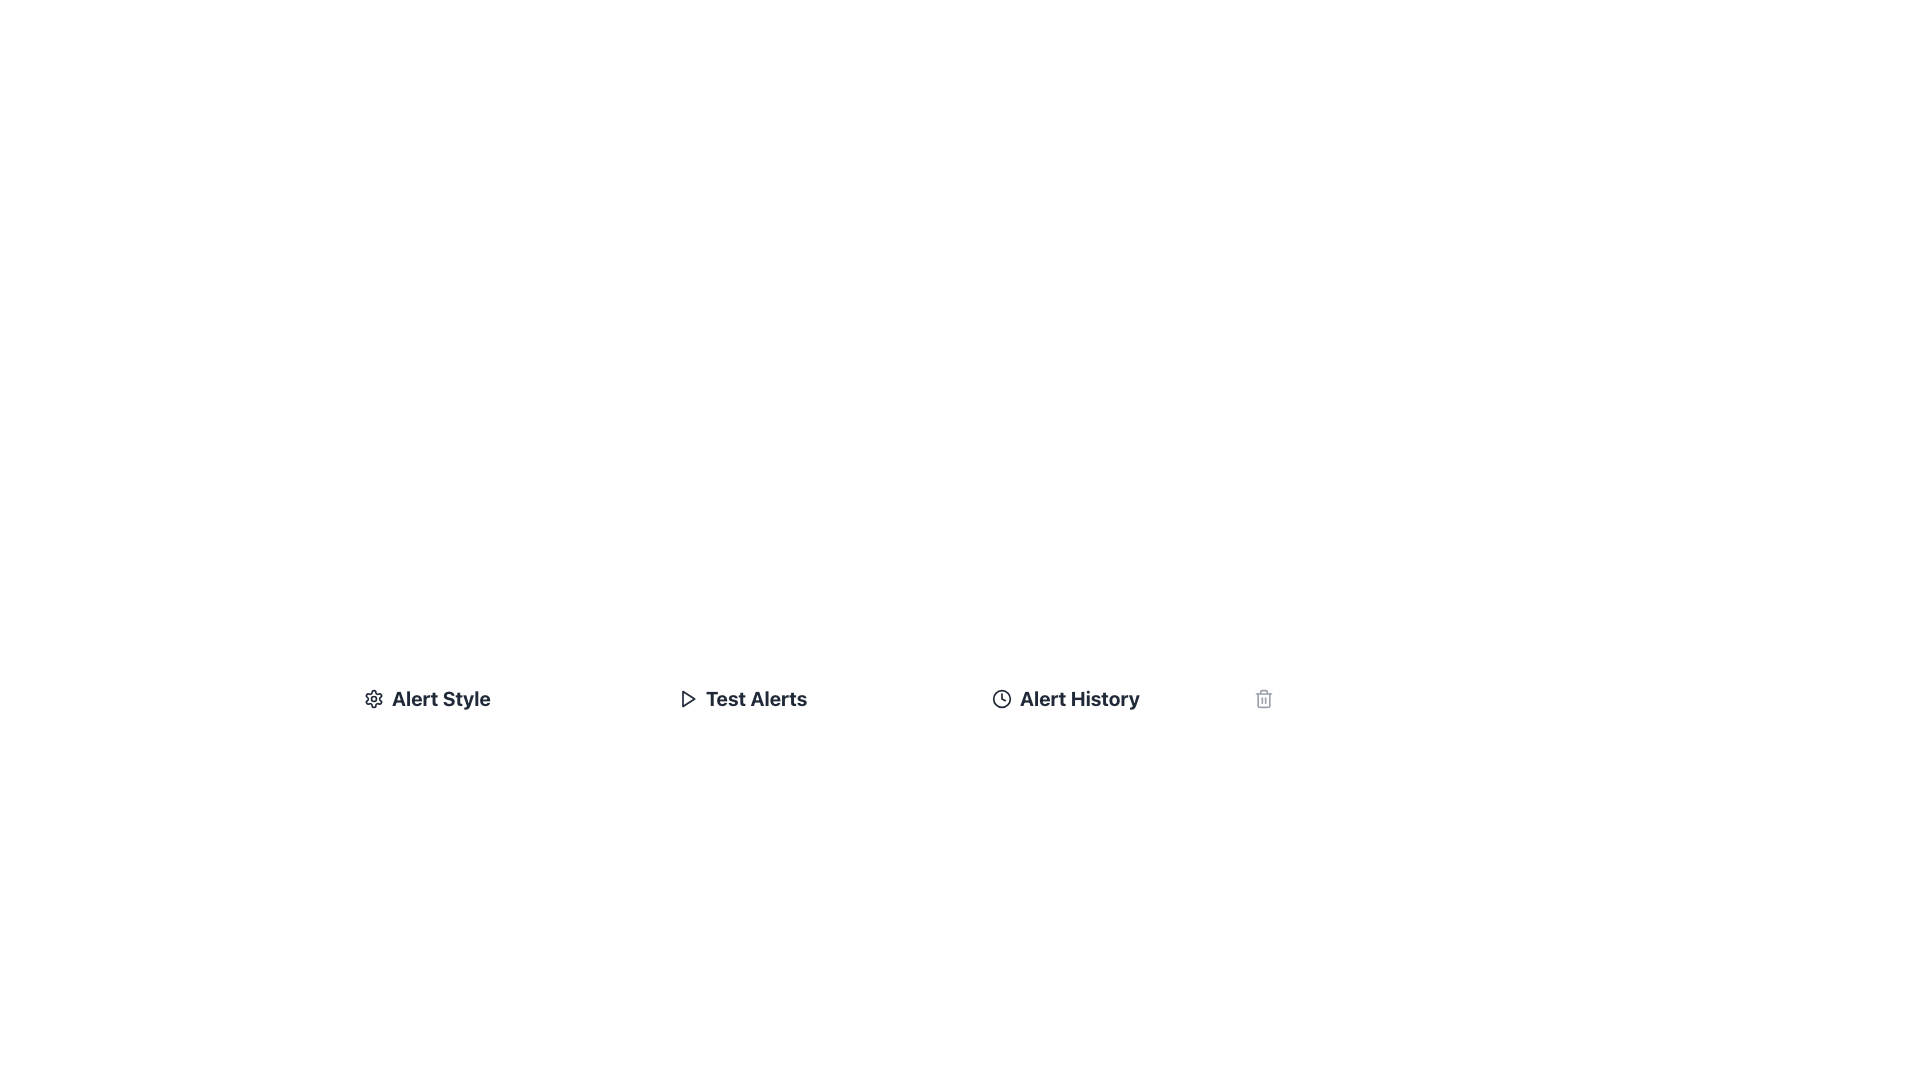 The width and height of the screenshot is (1920, 1080). I want to click on the 'Alert History' icon located to the left of the 'Alert History' text, which visually represents the section related to time or historical data, so click(1002, 697).